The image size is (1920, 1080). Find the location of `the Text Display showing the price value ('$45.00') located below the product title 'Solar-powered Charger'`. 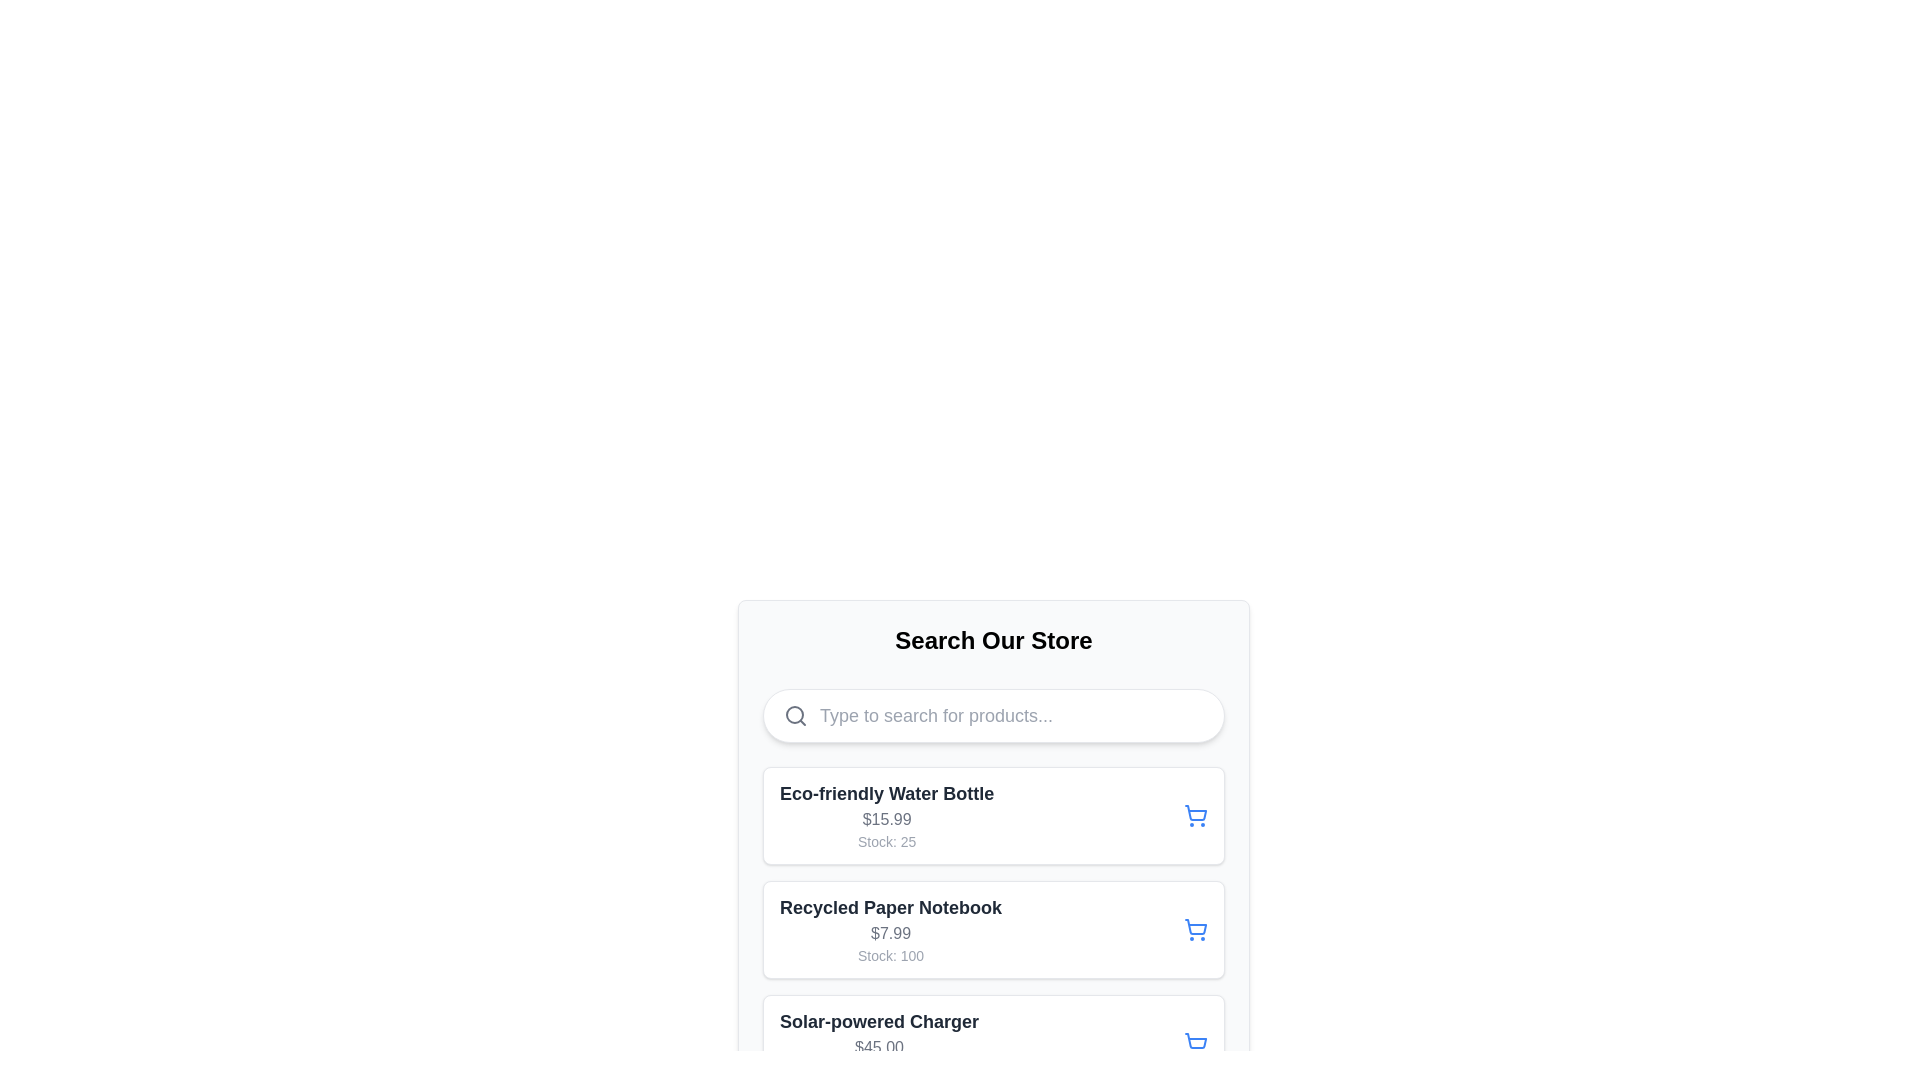

the Text Display showing the price value ('$45.00') located below the product title 'Solar-powered Charger' is located at coordinates (879, 1047).